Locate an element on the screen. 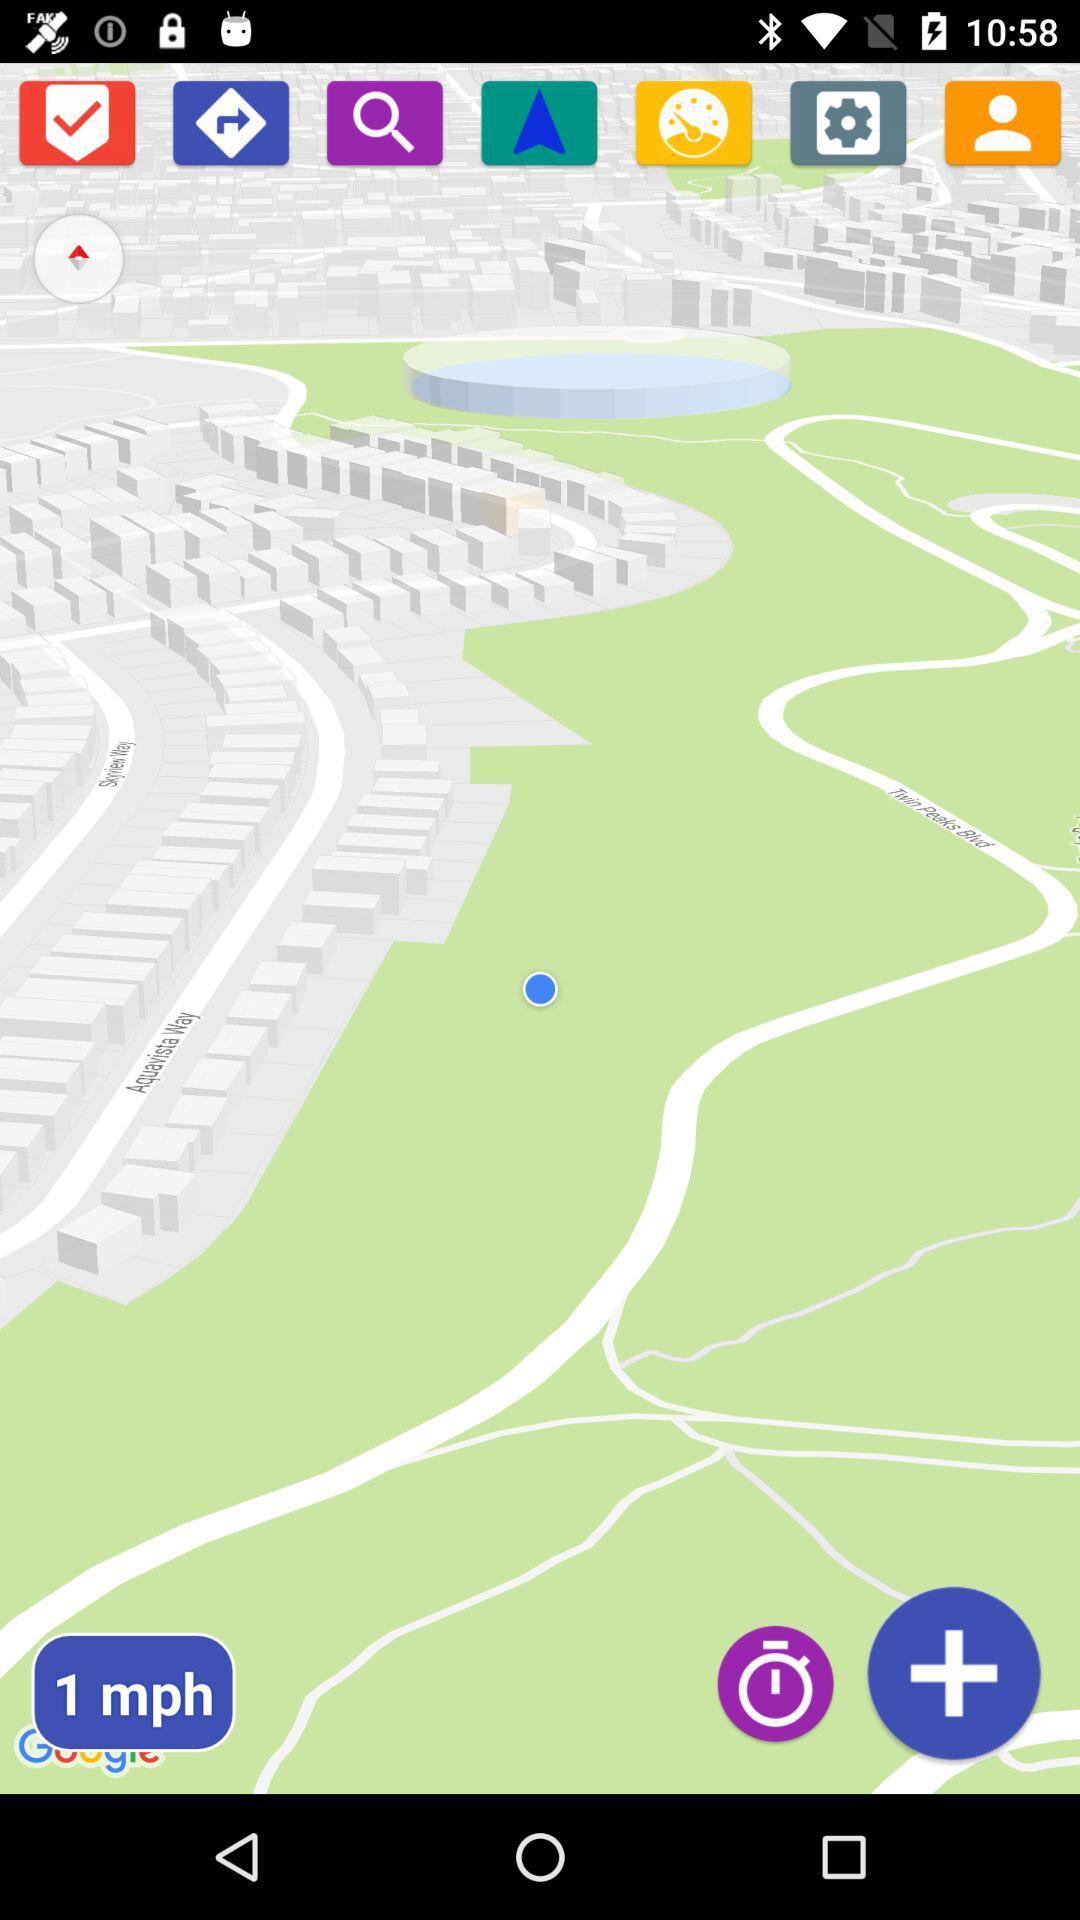 The image size is (1080, 1920). settings page is located at coordinates (848, 121).